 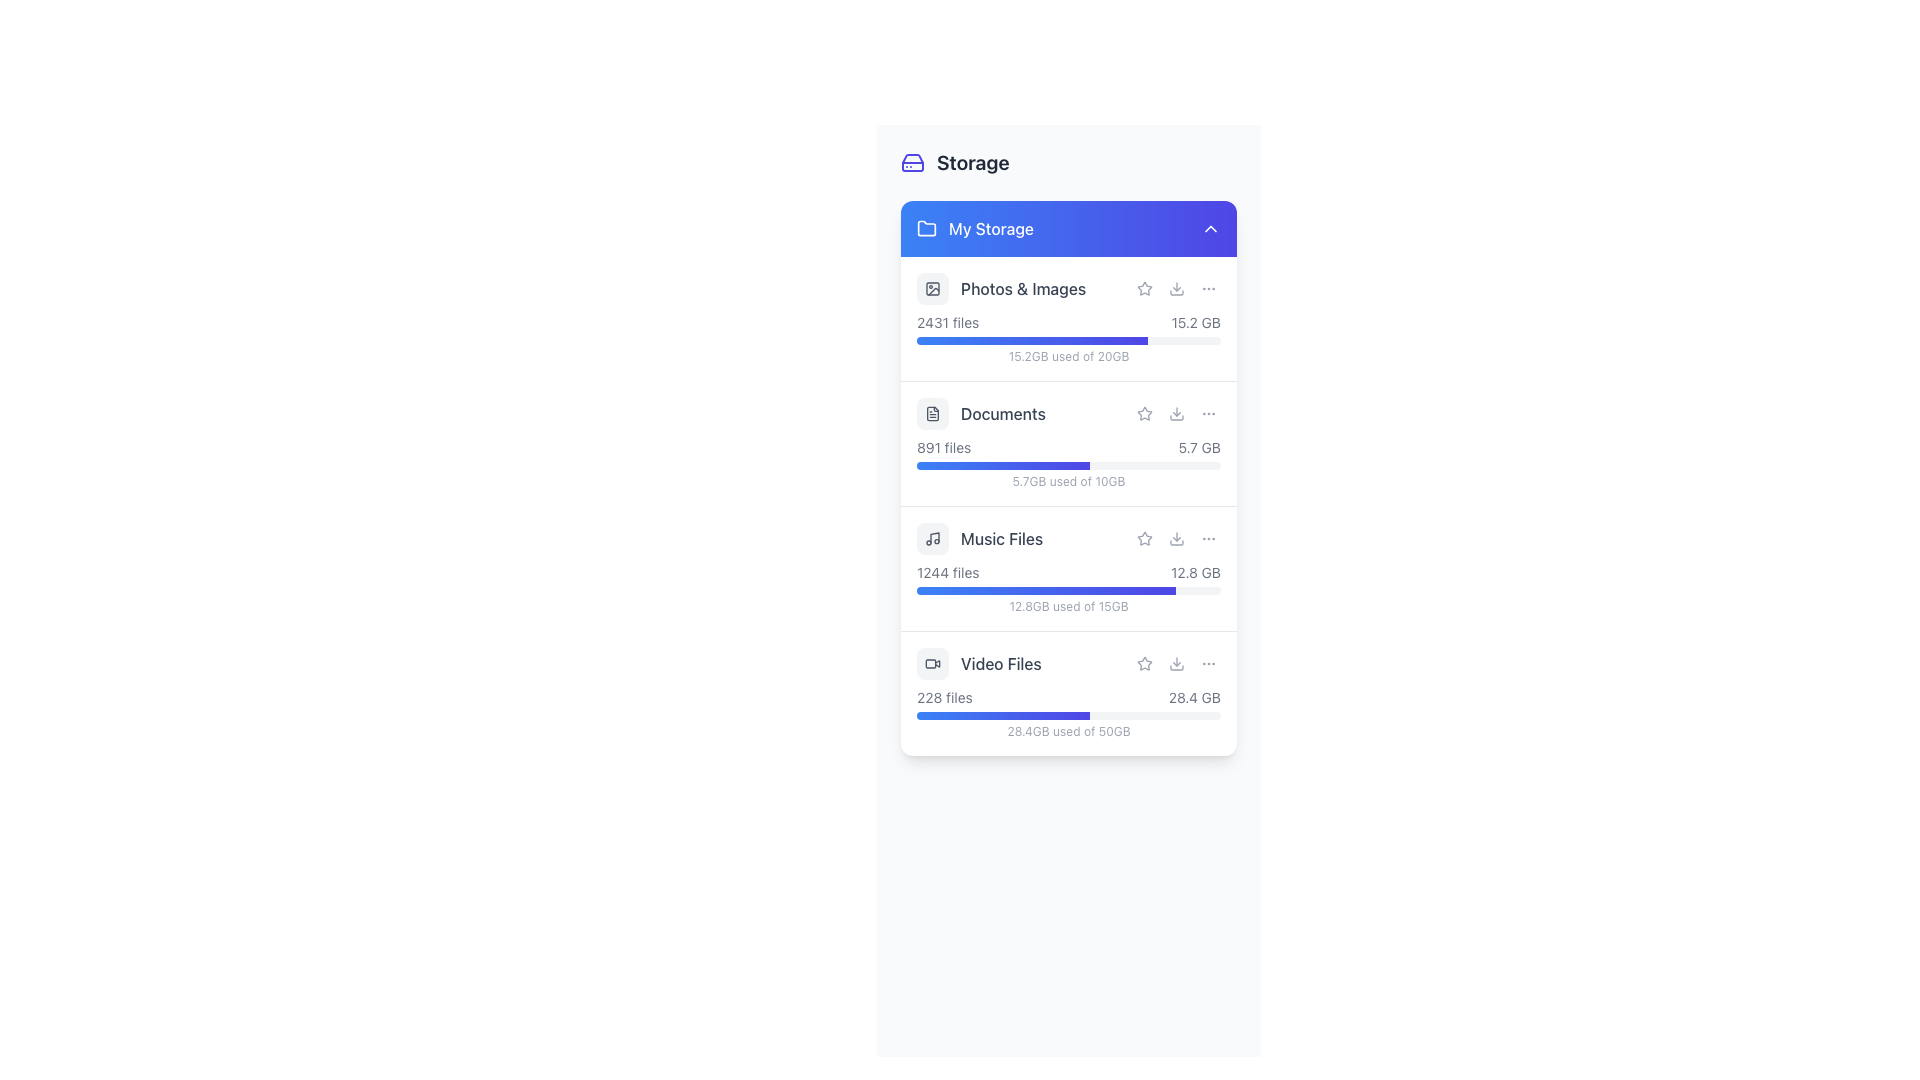 I want to click on the content of the Text Label that displays 'My Storage' on the blue header bar in the 'My Storage' section of the UI, so click(x=991, y=227).